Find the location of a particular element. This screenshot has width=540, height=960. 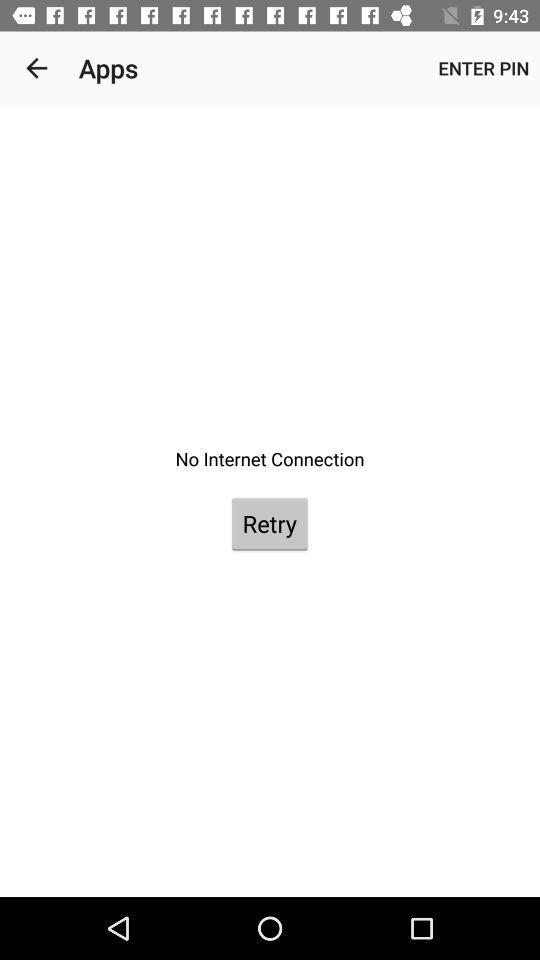

the item to the left of apps is located at coordinates (36, 68).